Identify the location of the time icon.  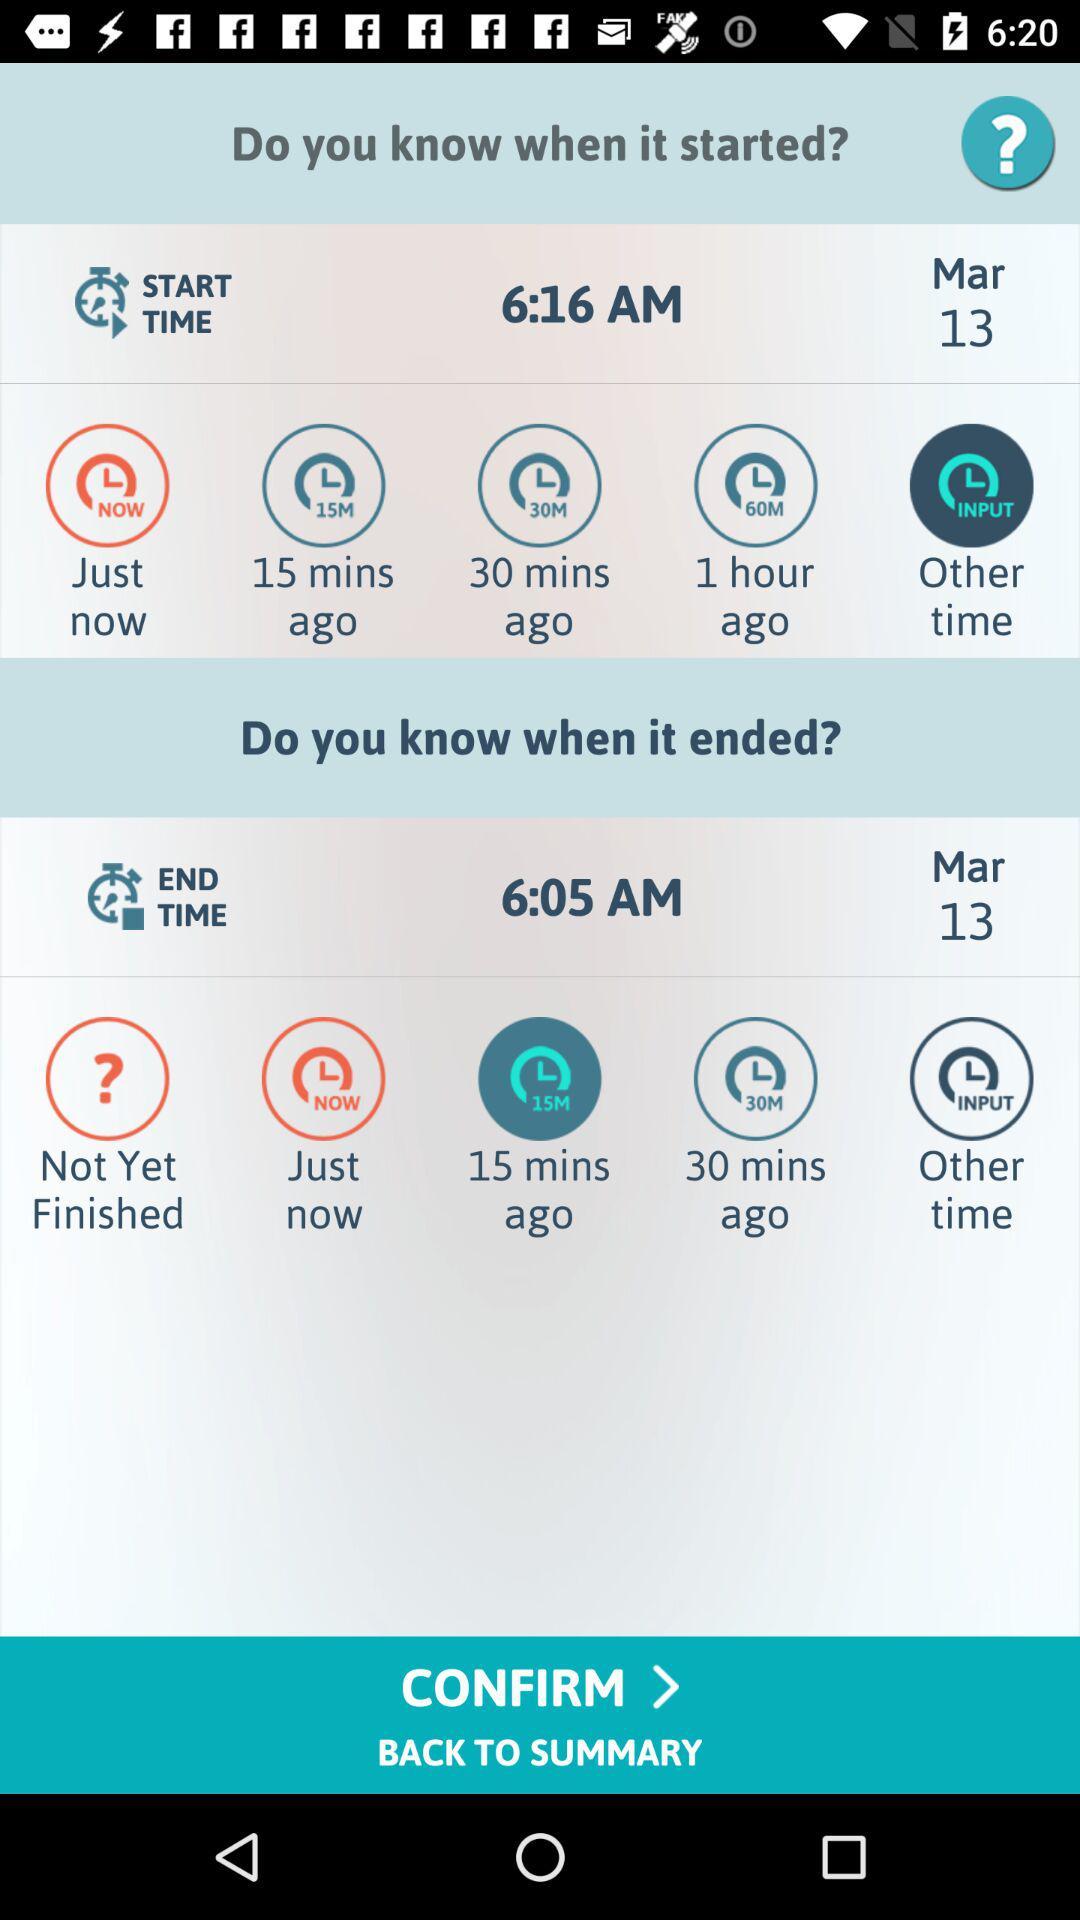
(538, 485).